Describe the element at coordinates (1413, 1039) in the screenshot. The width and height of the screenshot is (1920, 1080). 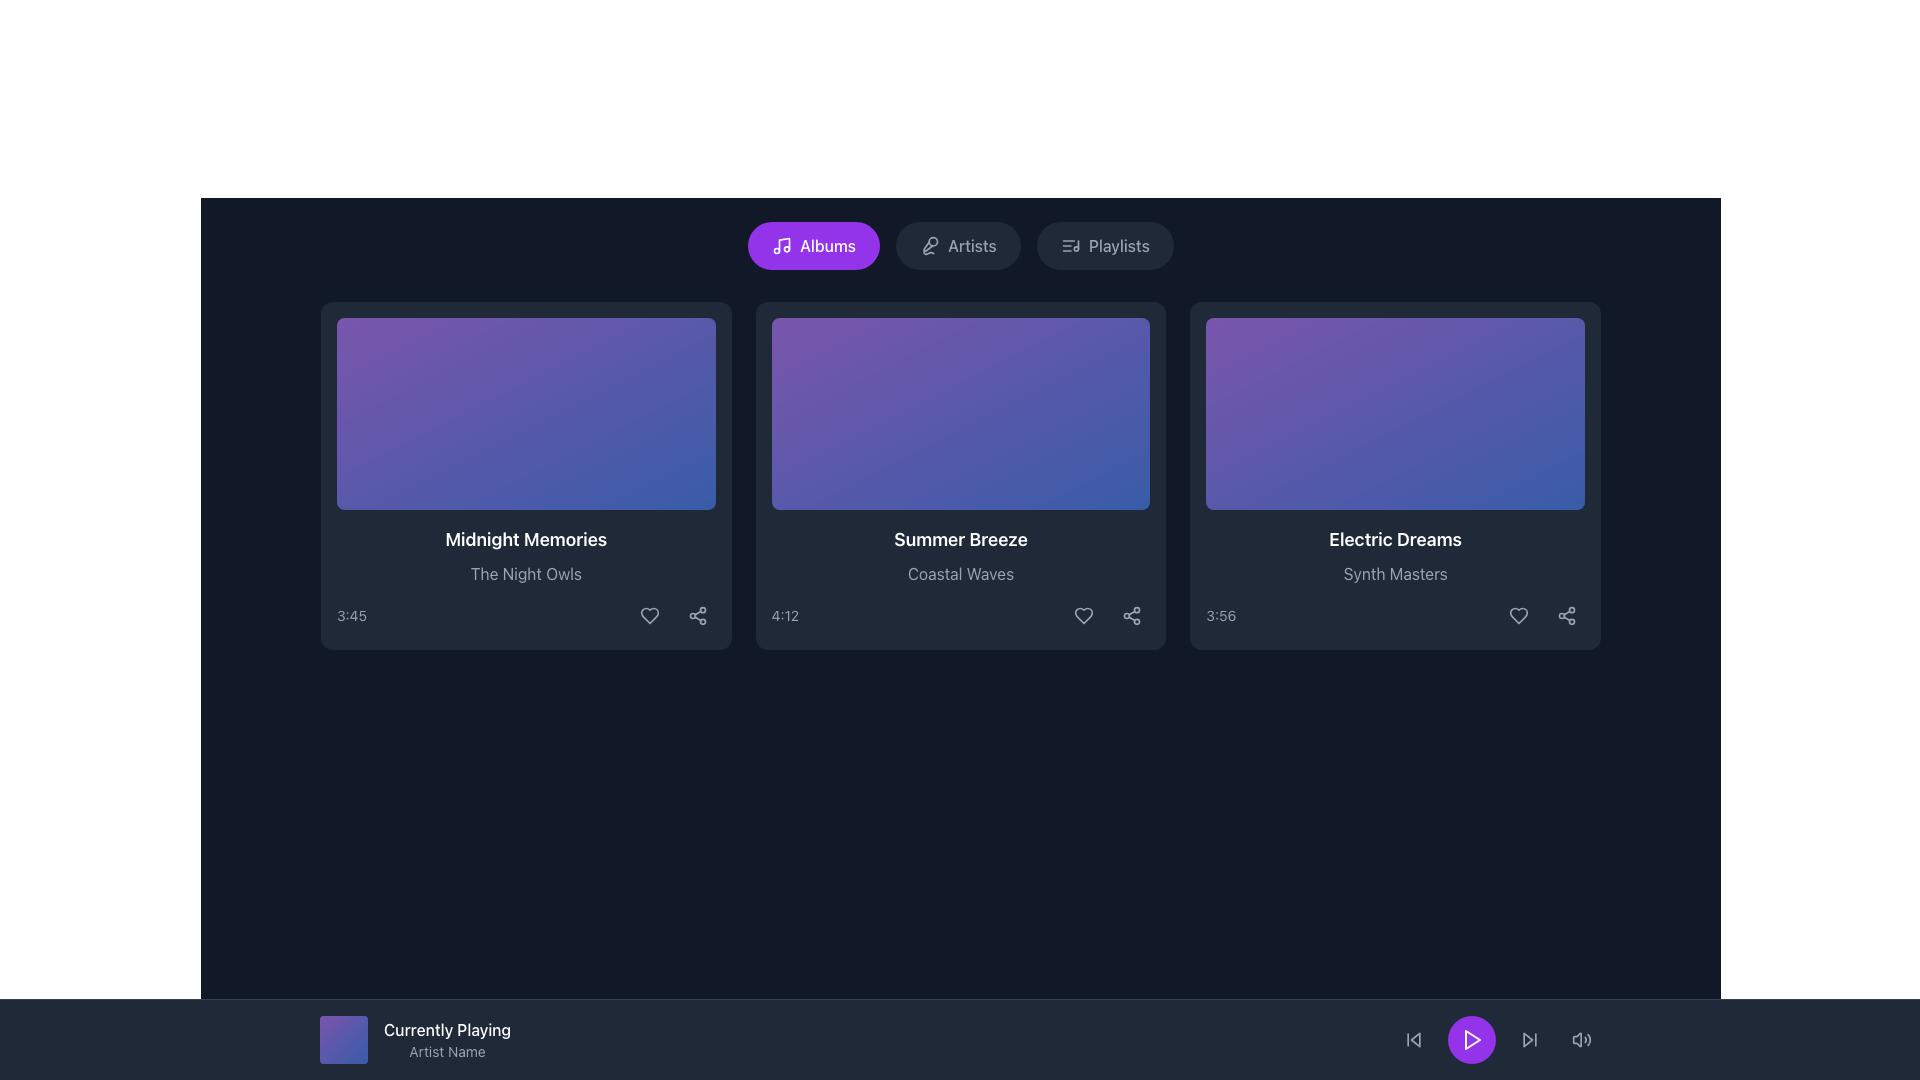
I see `the compact back-skip button styled with a minimalistic outline design located at the left-most position of the bottom control bar` at that location.